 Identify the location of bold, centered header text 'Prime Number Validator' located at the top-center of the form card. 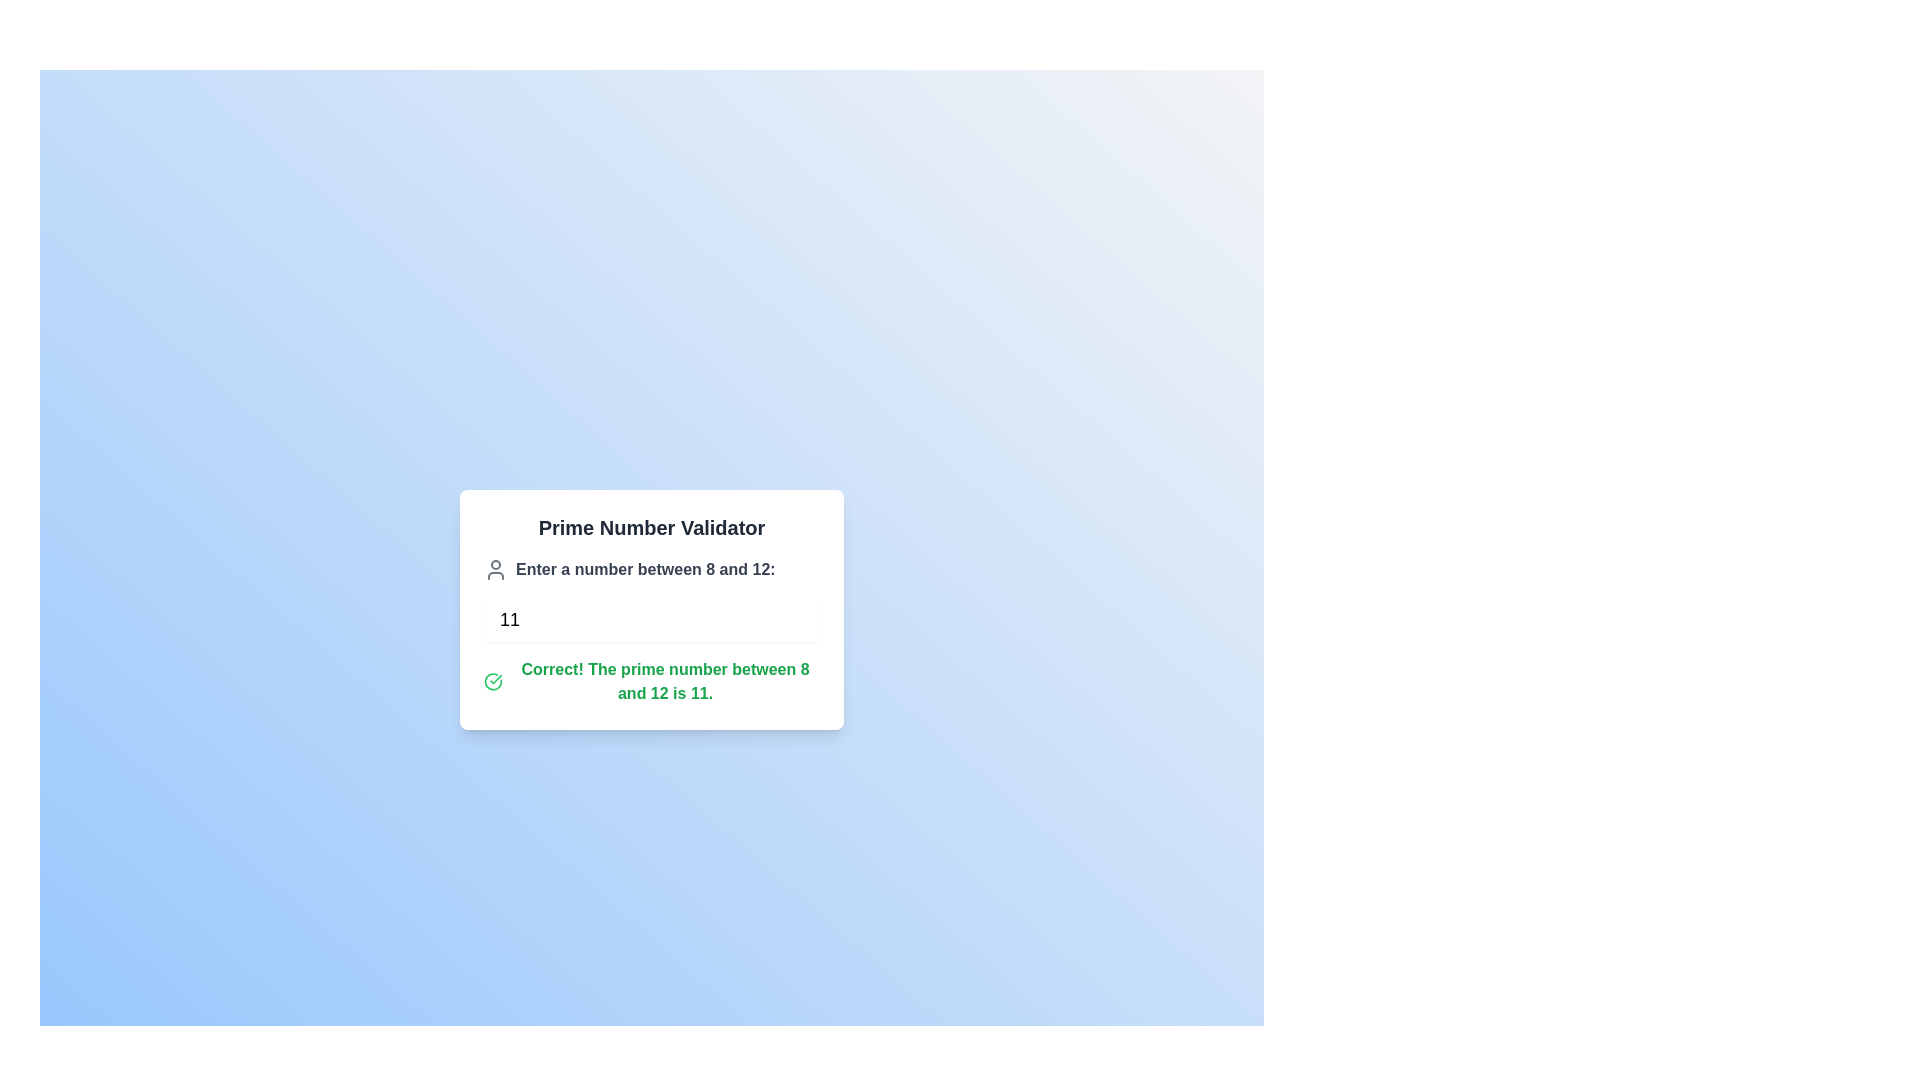
(652, 527).